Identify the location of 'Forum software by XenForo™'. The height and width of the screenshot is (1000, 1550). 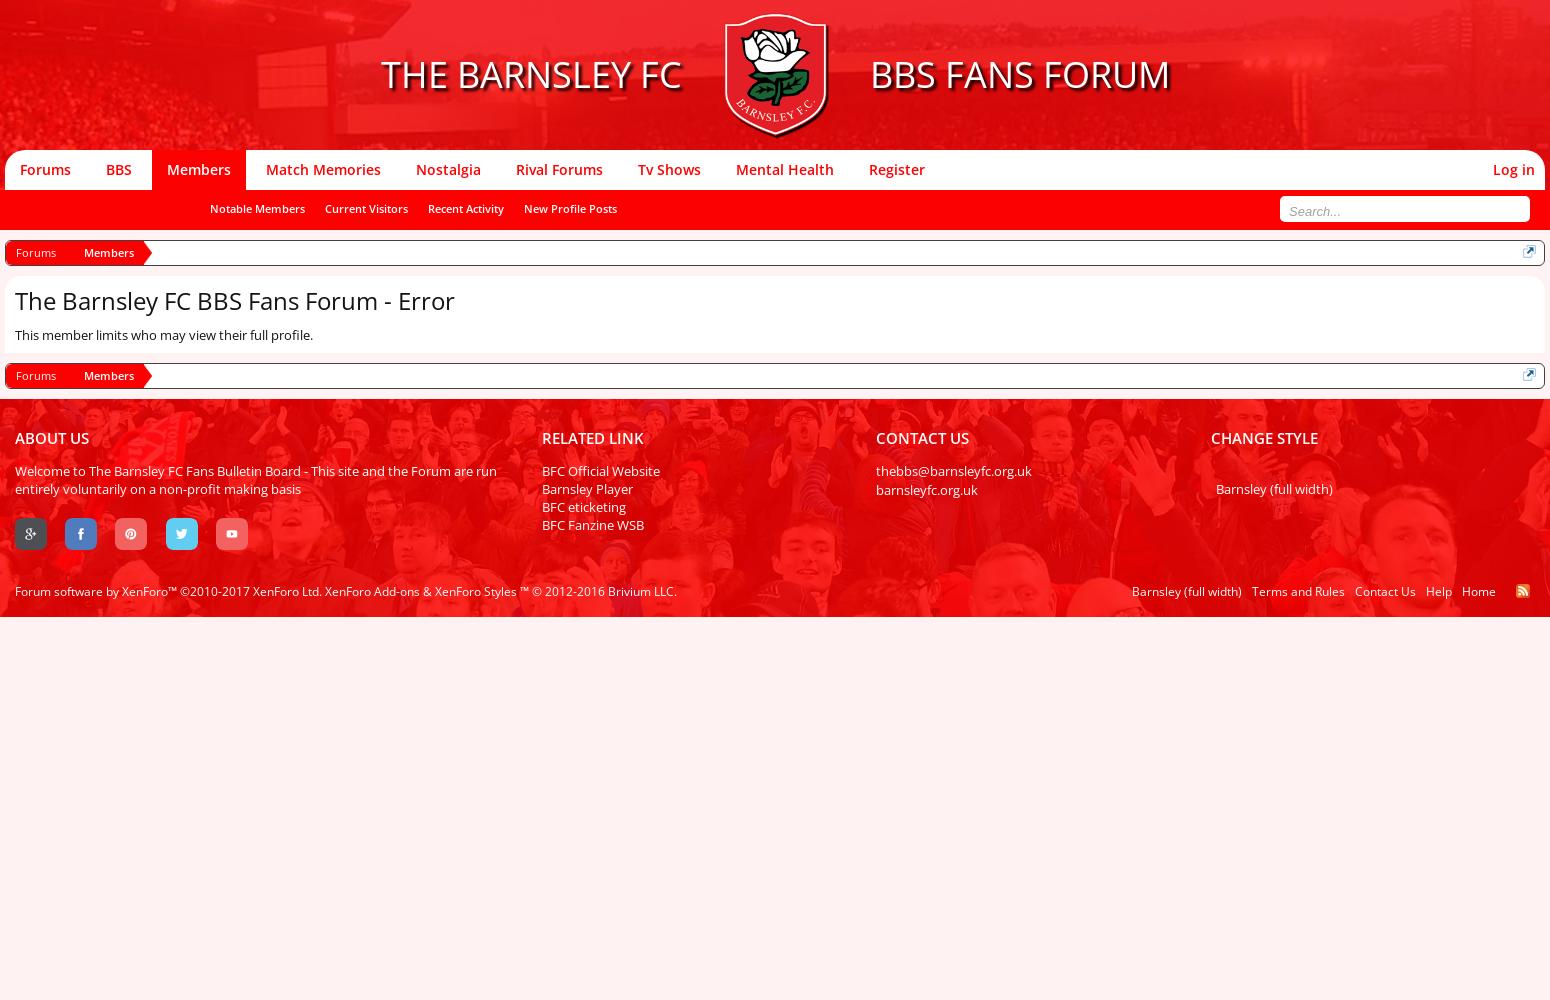
(97, 590).